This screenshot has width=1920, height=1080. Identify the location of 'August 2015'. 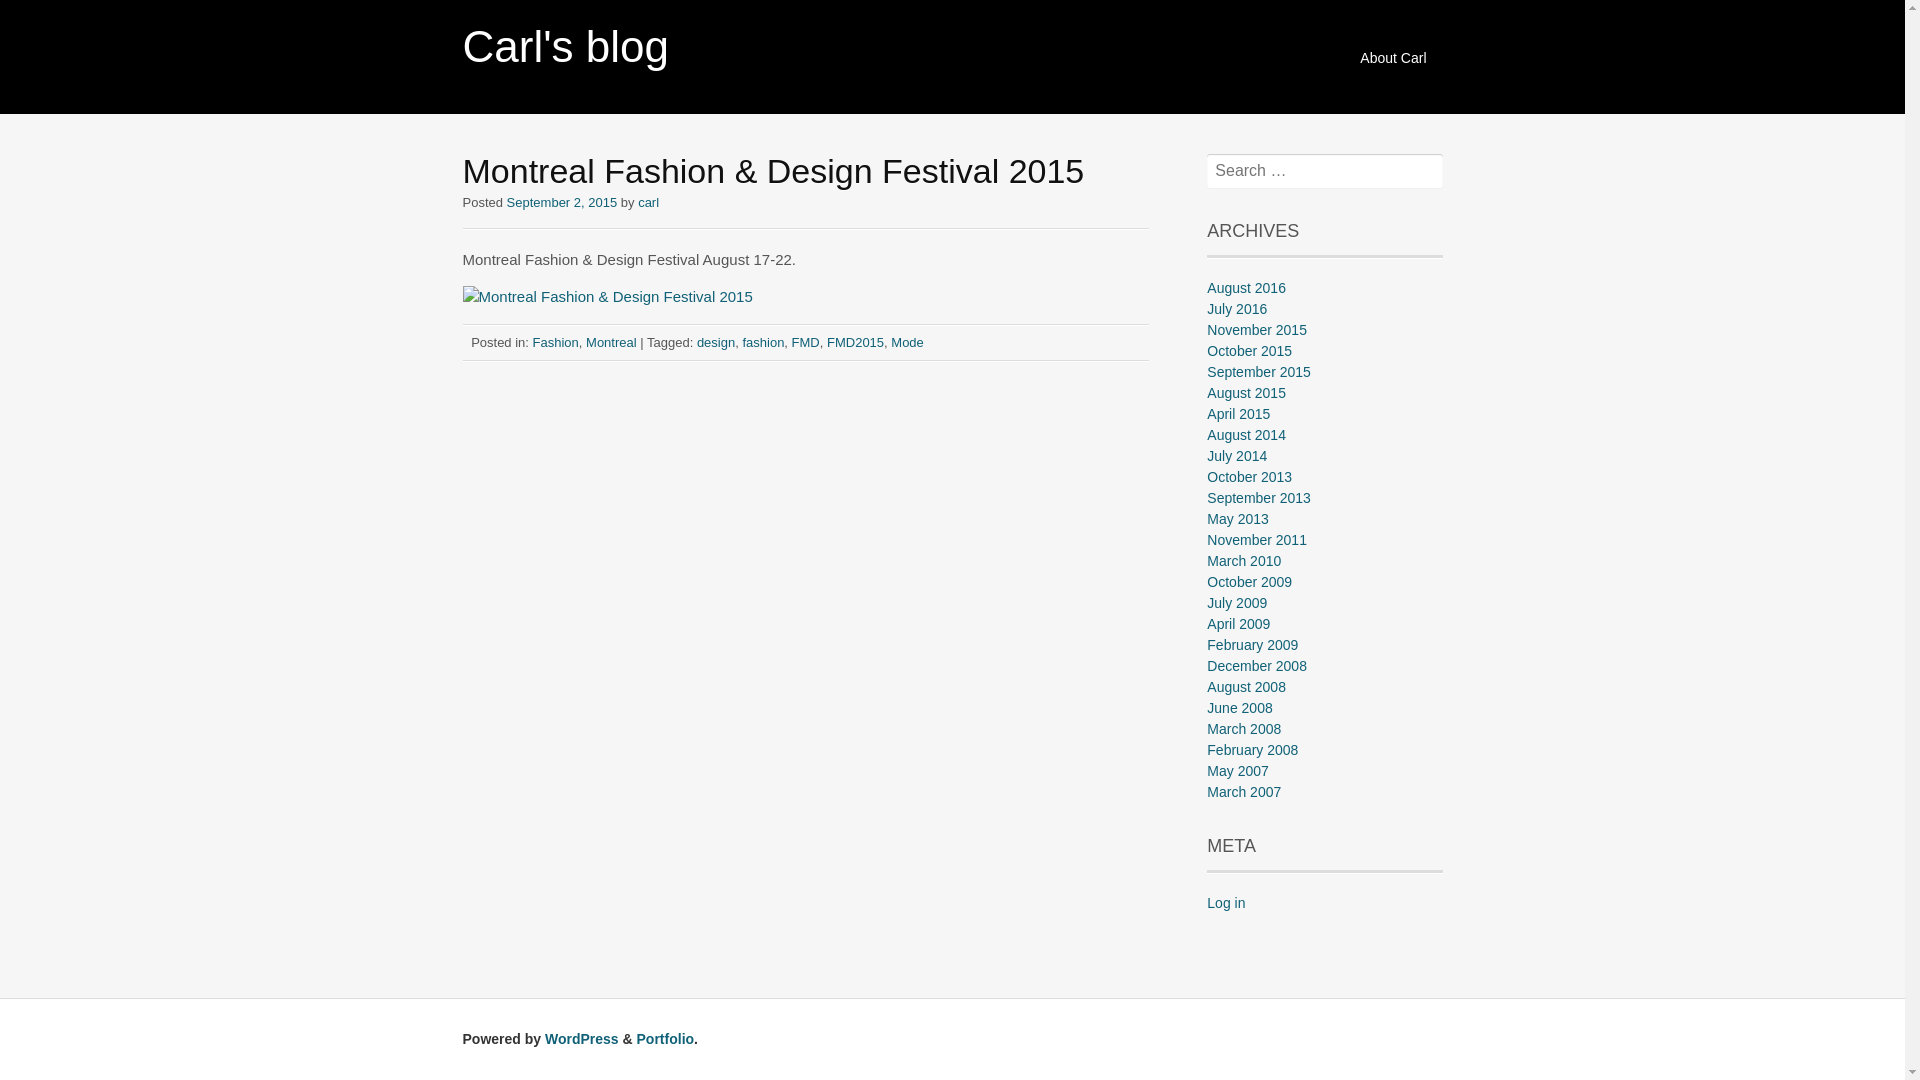
(1205, 393).